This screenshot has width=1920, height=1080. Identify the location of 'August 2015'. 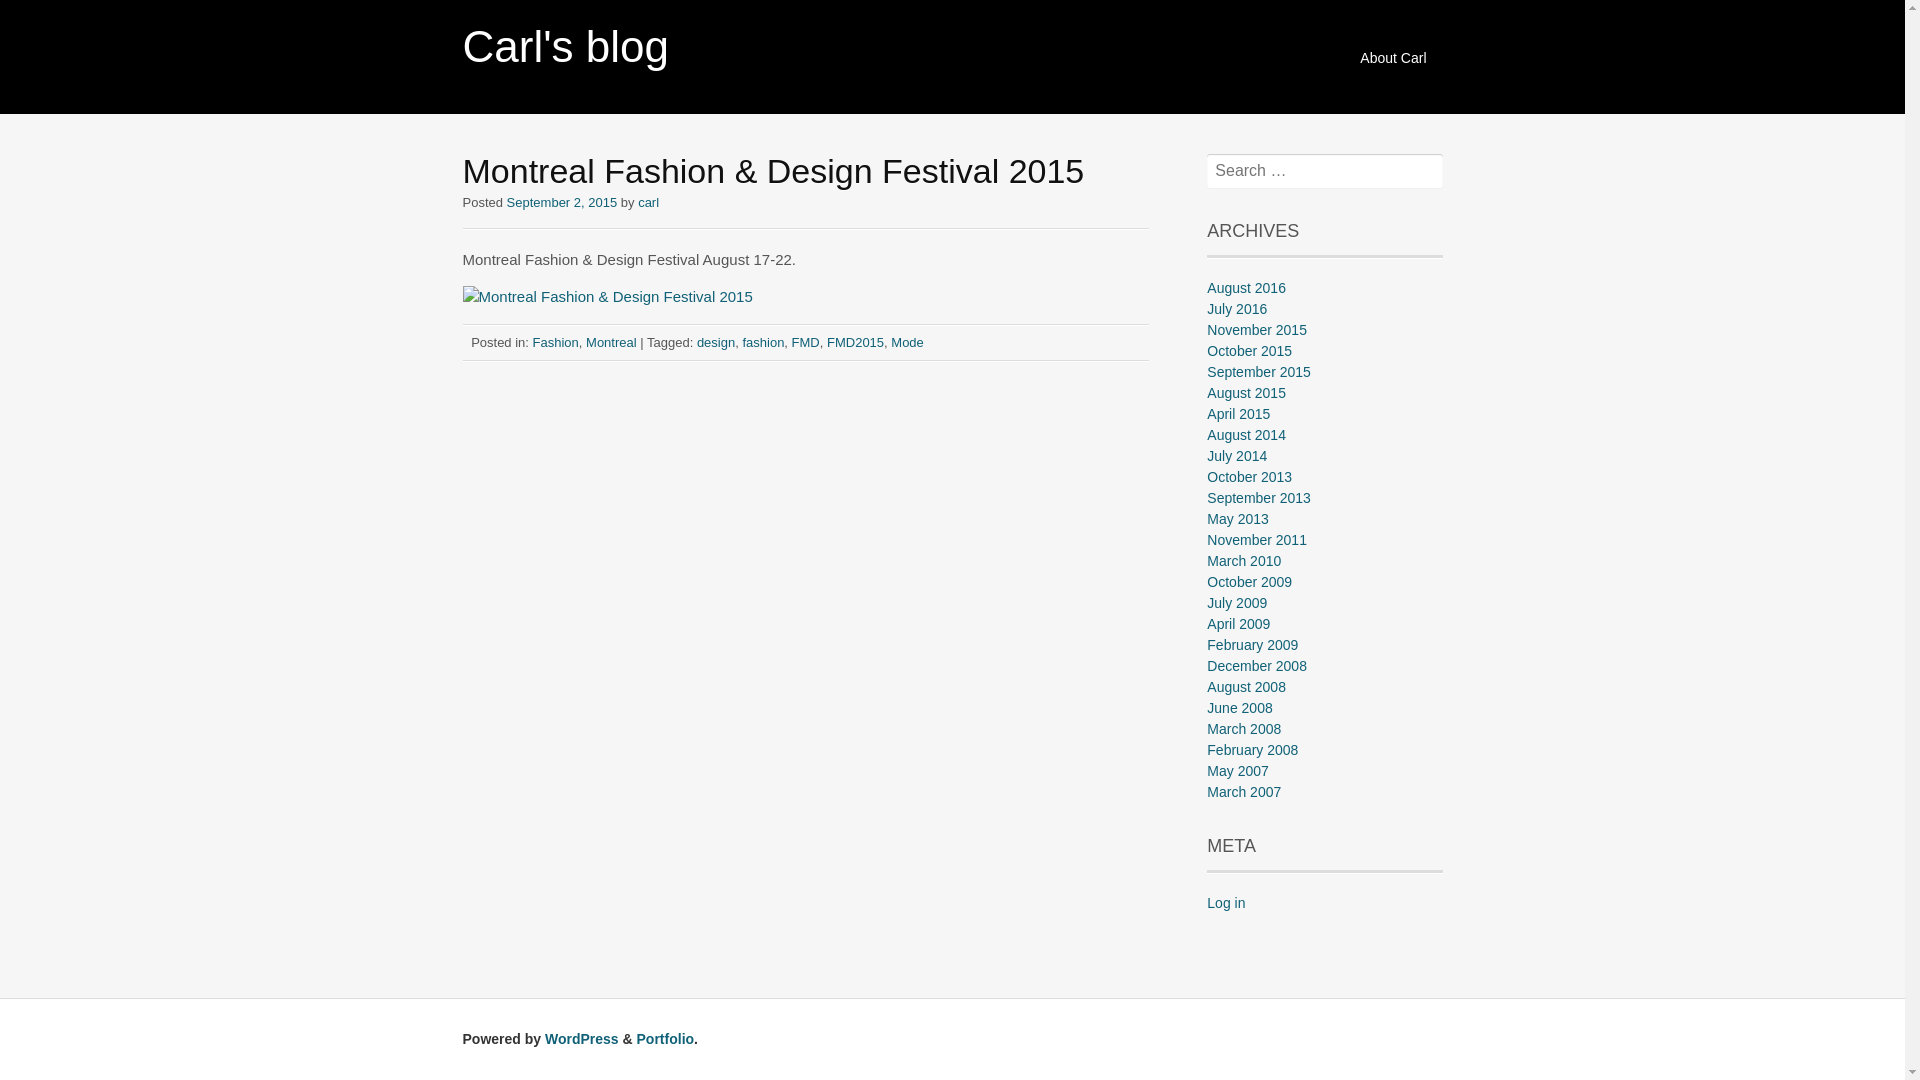
(1205, 393).